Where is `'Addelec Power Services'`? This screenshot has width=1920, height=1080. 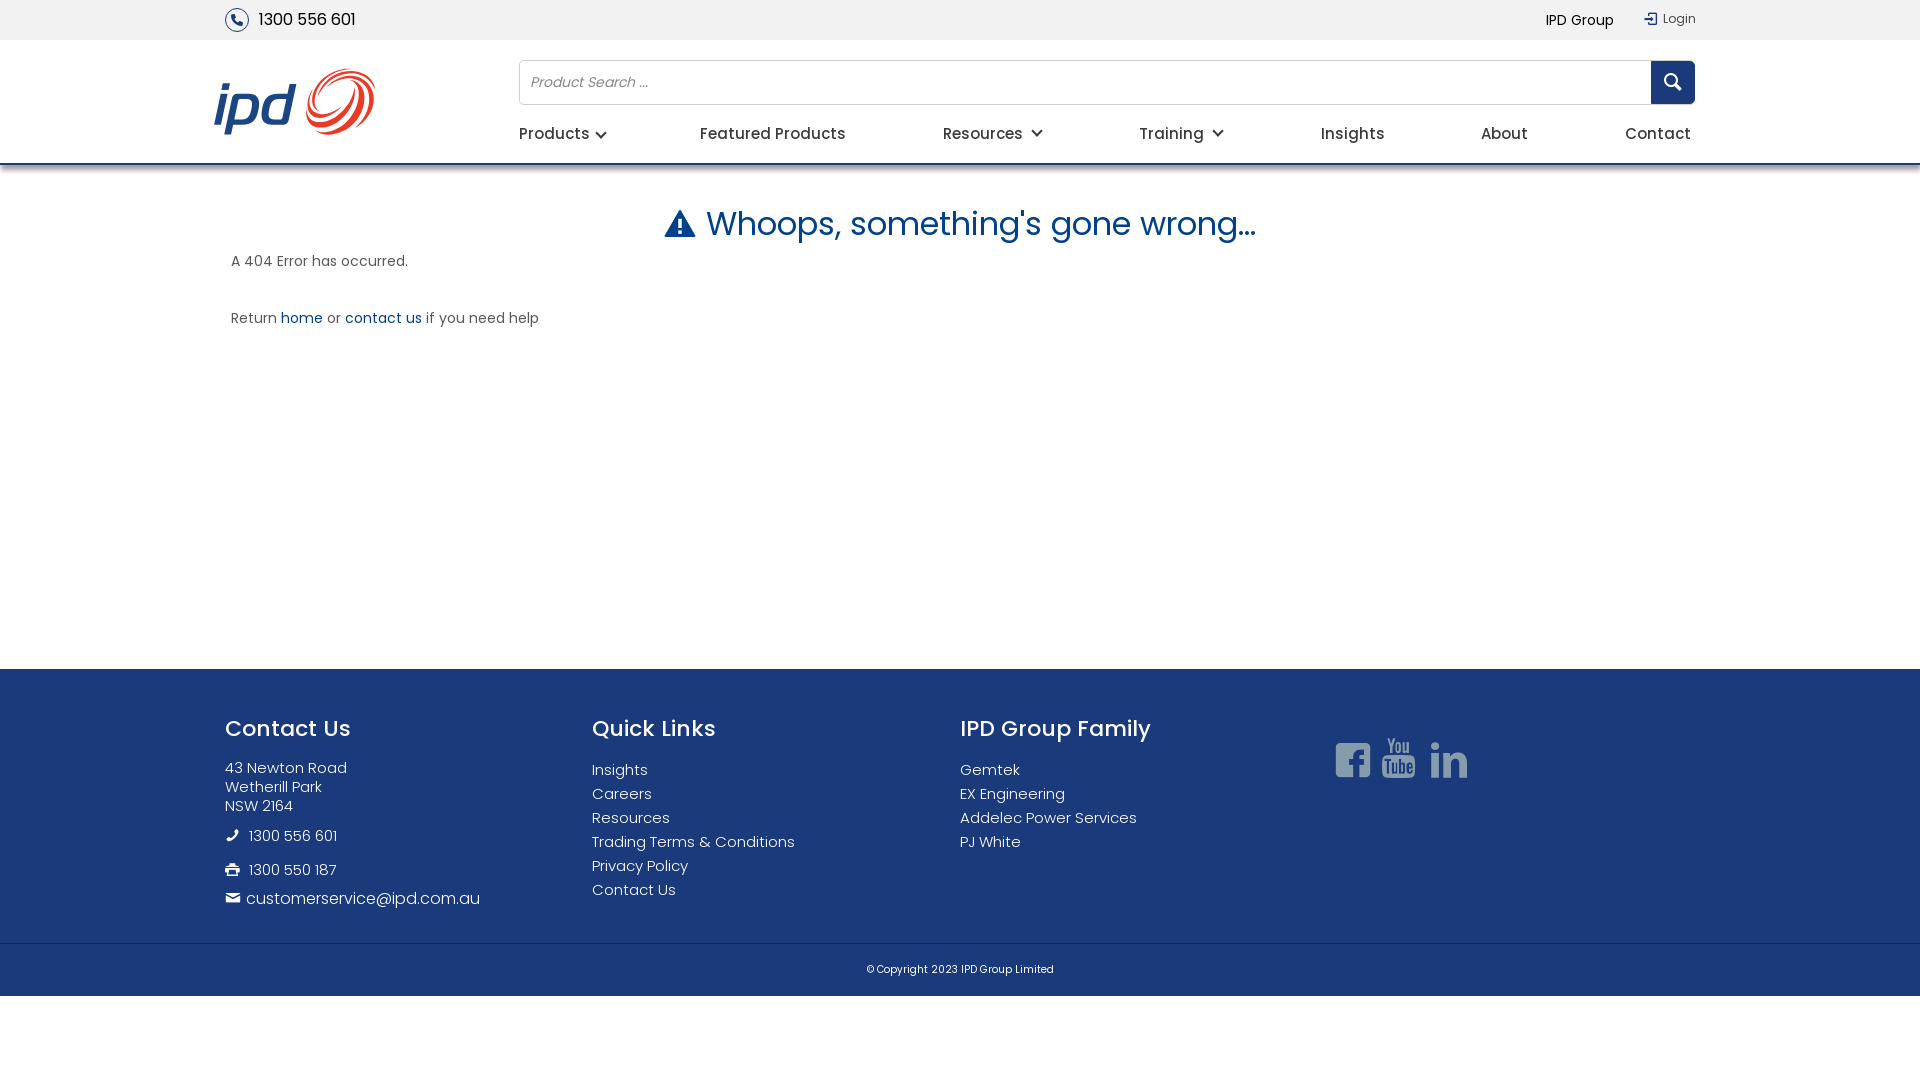 'Addelec Power Services' is located at coordinates (1052, 817).